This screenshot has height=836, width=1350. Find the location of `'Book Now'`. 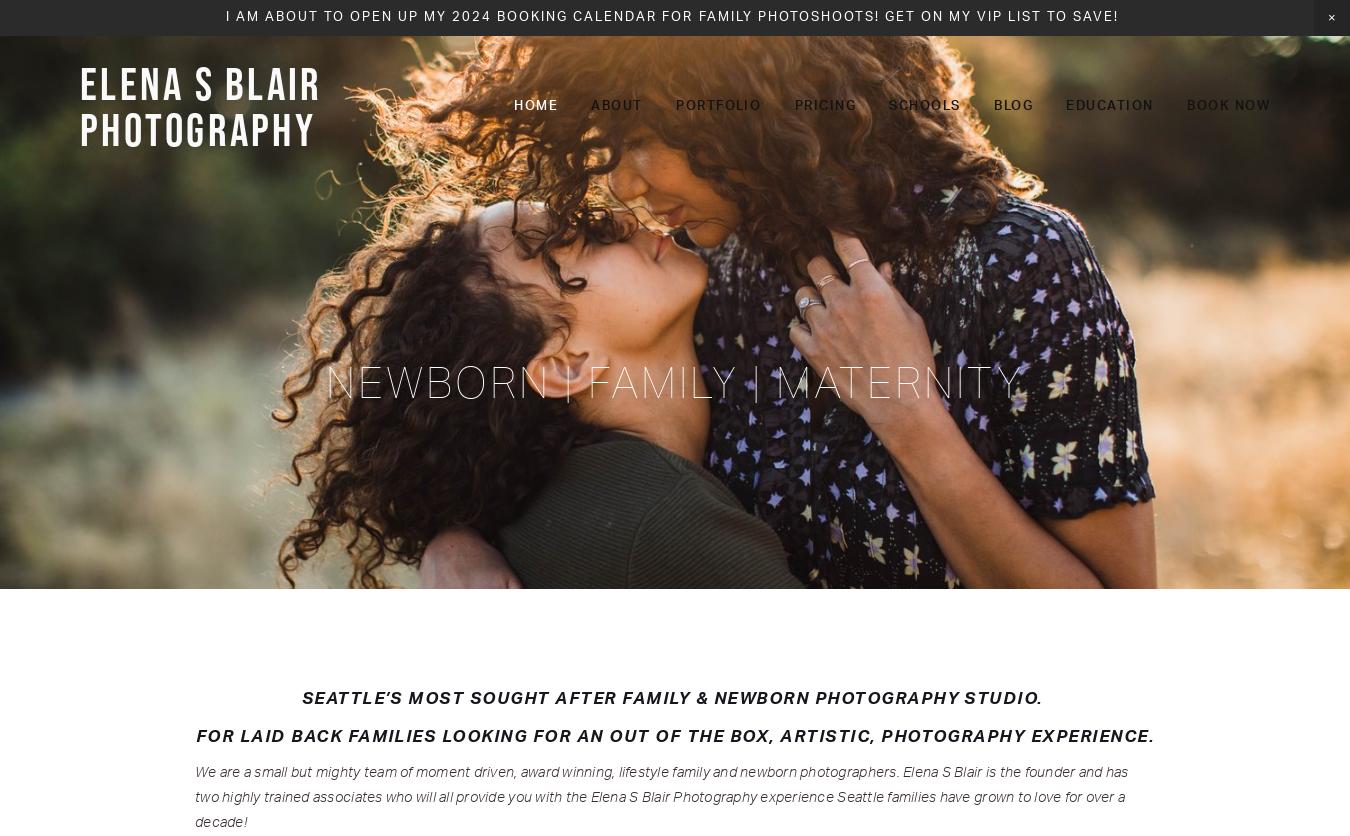

'Book Now' is located at coordinates (1227, 105).